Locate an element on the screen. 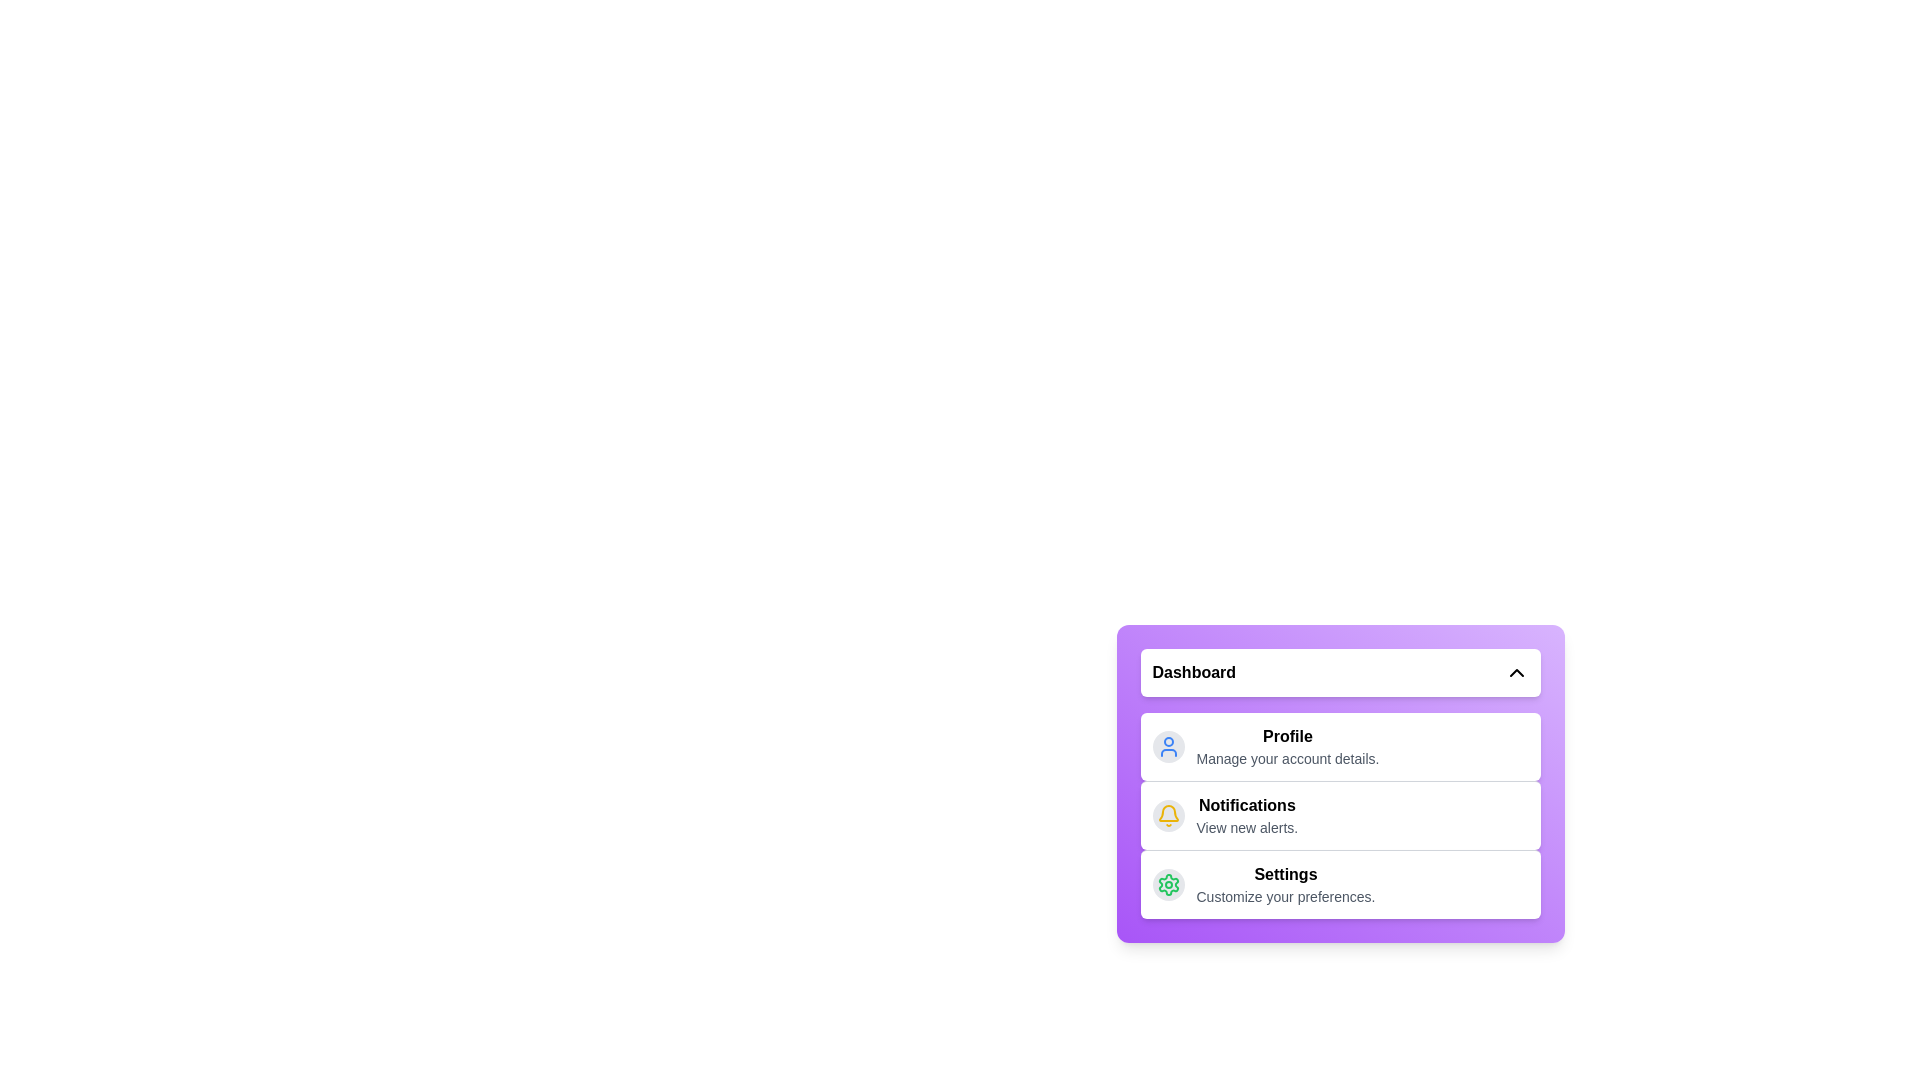  the 'Dashboard' button to toggle the menu is located at coordinates (1340, 672).